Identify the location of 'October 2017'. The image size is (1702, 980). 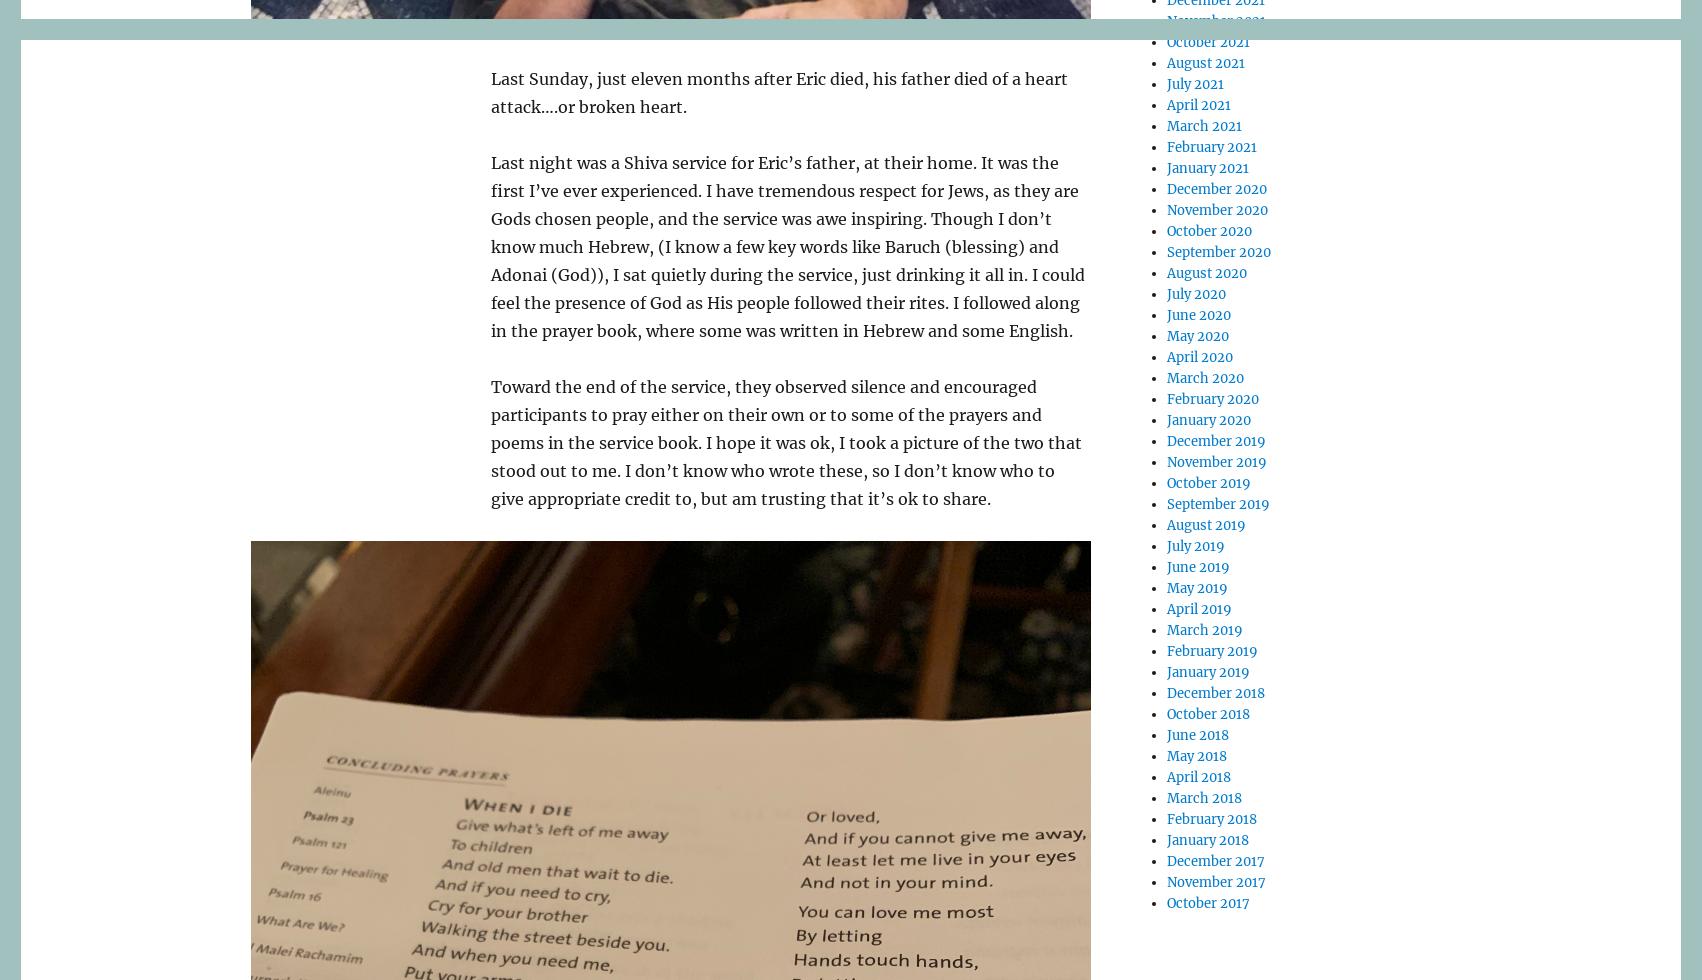
(1167, 903).